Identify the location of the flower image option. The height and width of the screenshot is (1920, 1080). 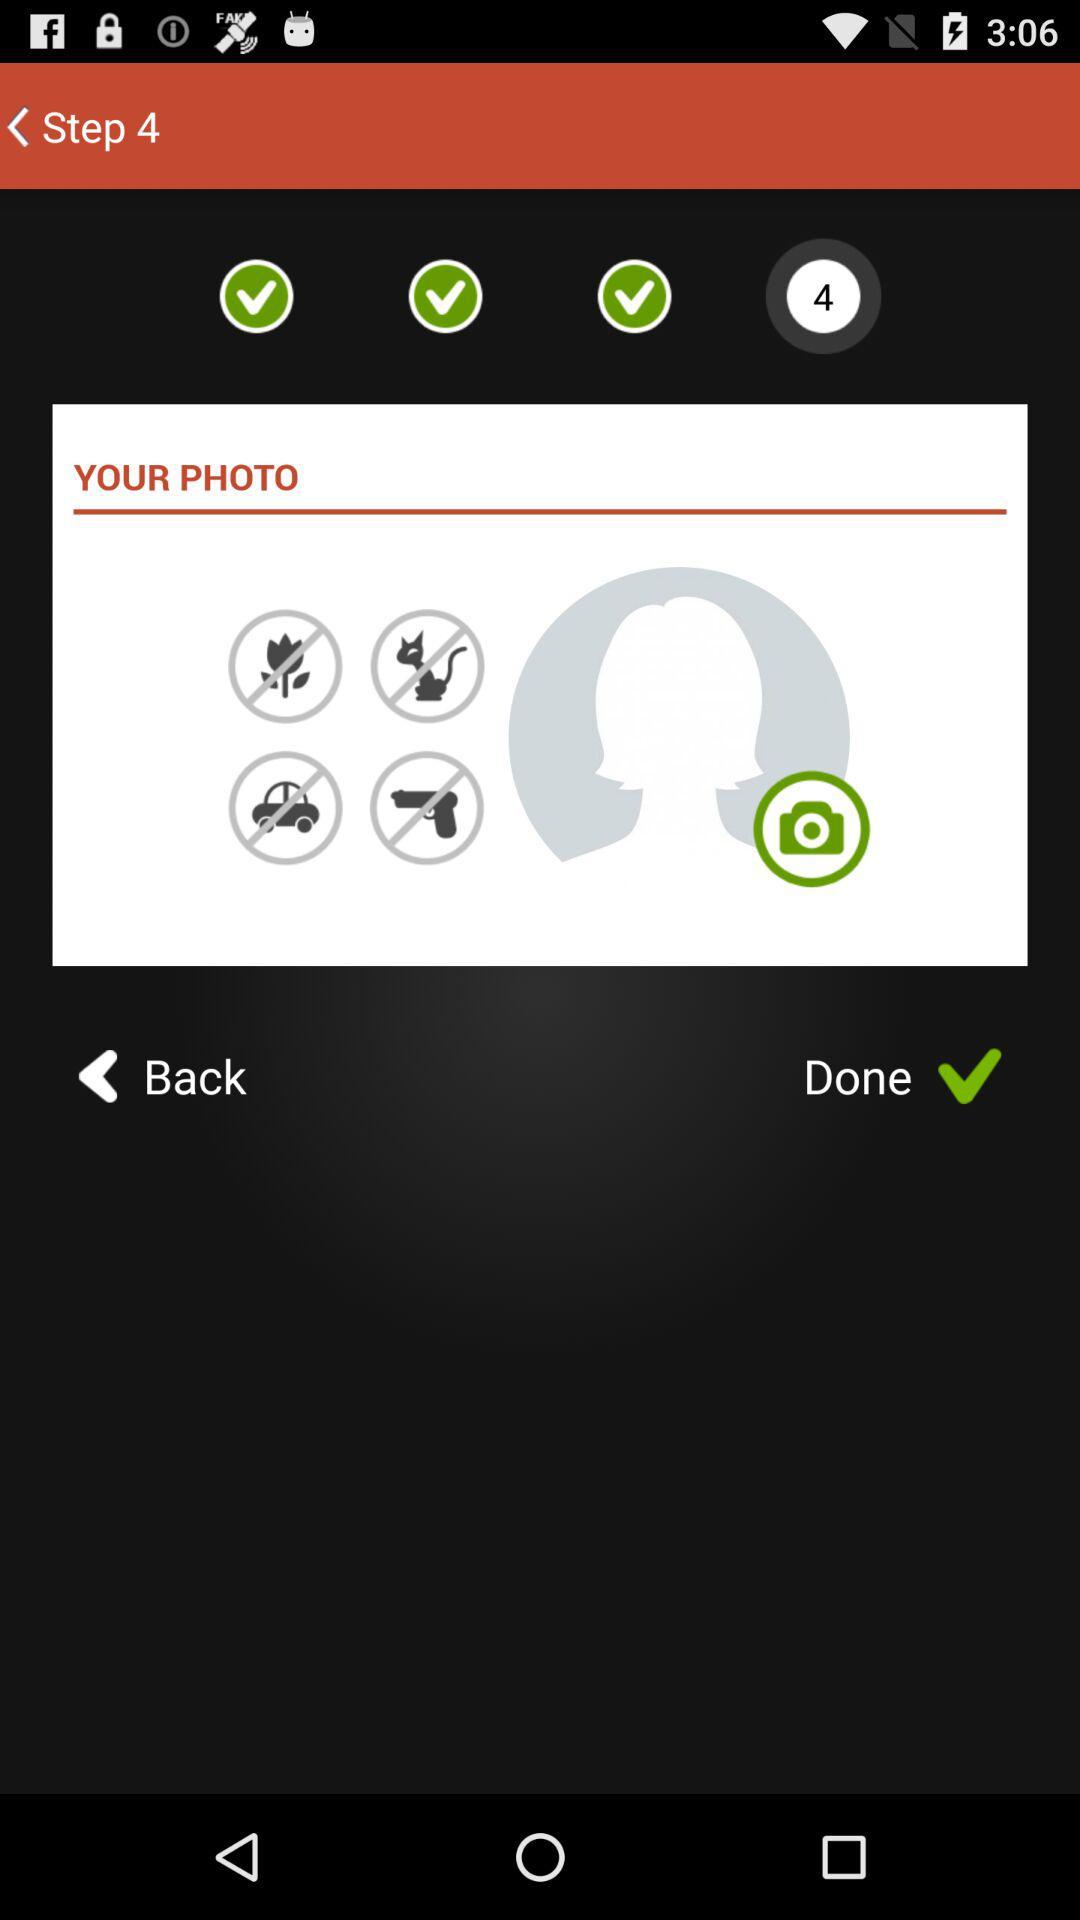
(285, 666).